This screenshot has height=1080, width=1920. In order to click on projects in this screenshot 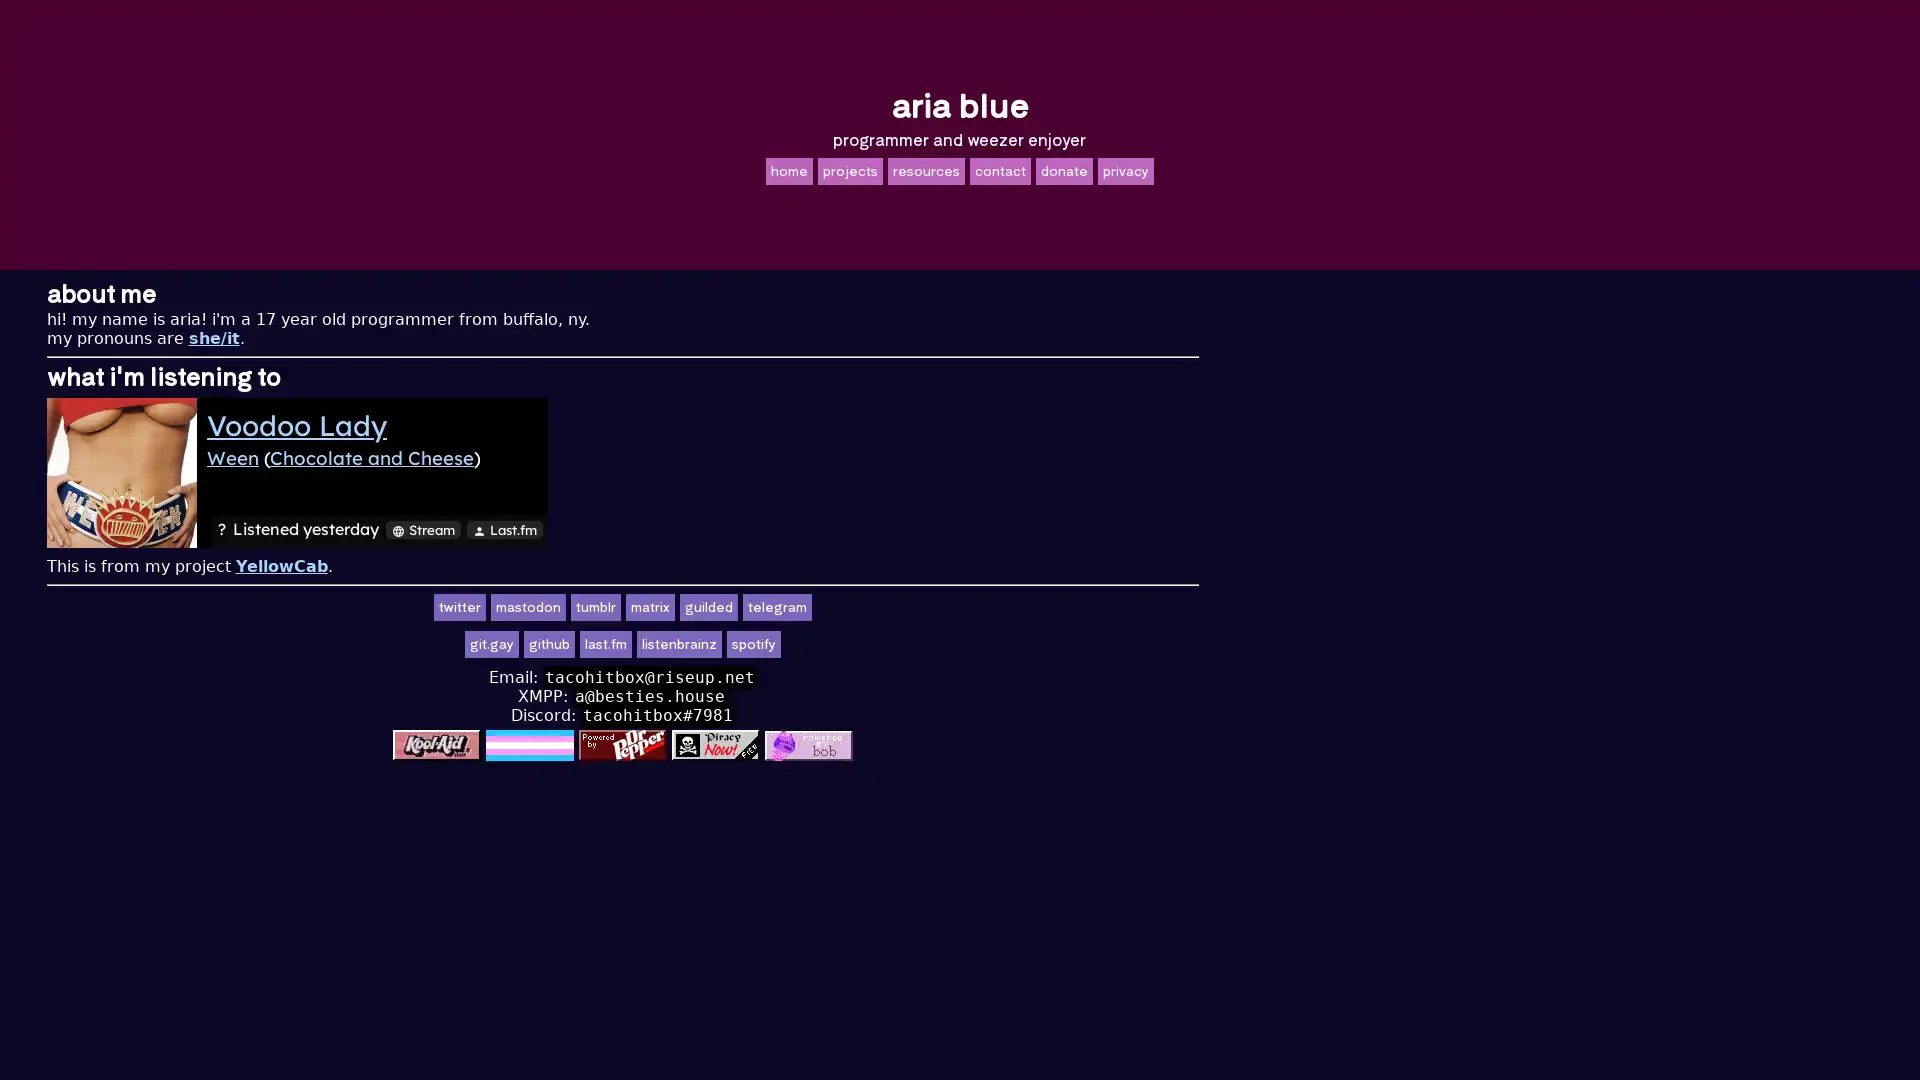, I will do `click(849, 169)`.